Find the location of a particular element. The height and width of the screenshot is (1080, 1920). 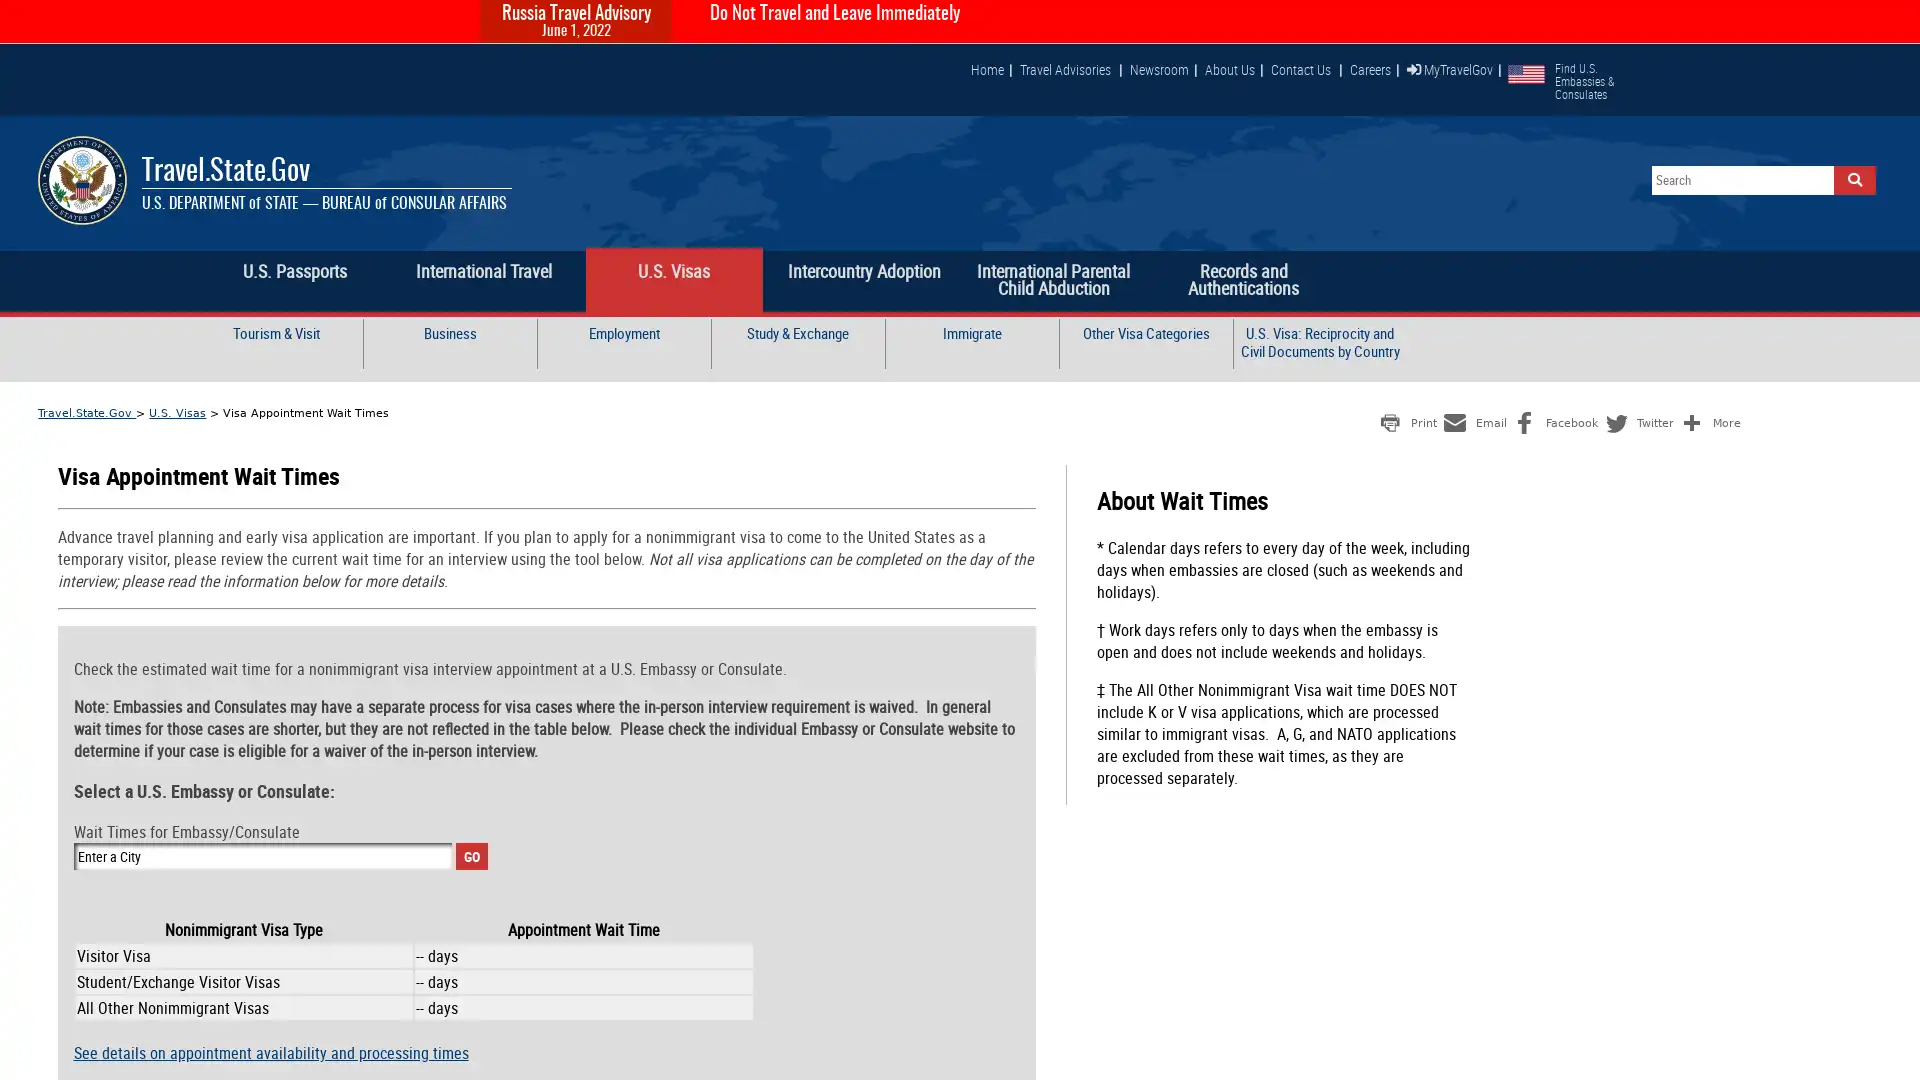

GO is located at coordinates (470, 855).